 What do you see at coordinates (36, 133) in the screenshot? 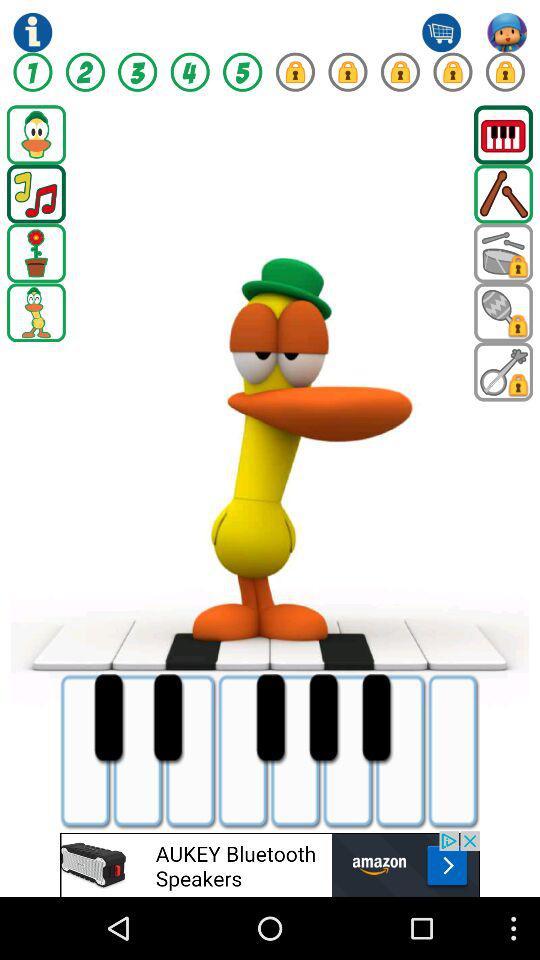
I see `menu page` at bounding box center [36, 133].